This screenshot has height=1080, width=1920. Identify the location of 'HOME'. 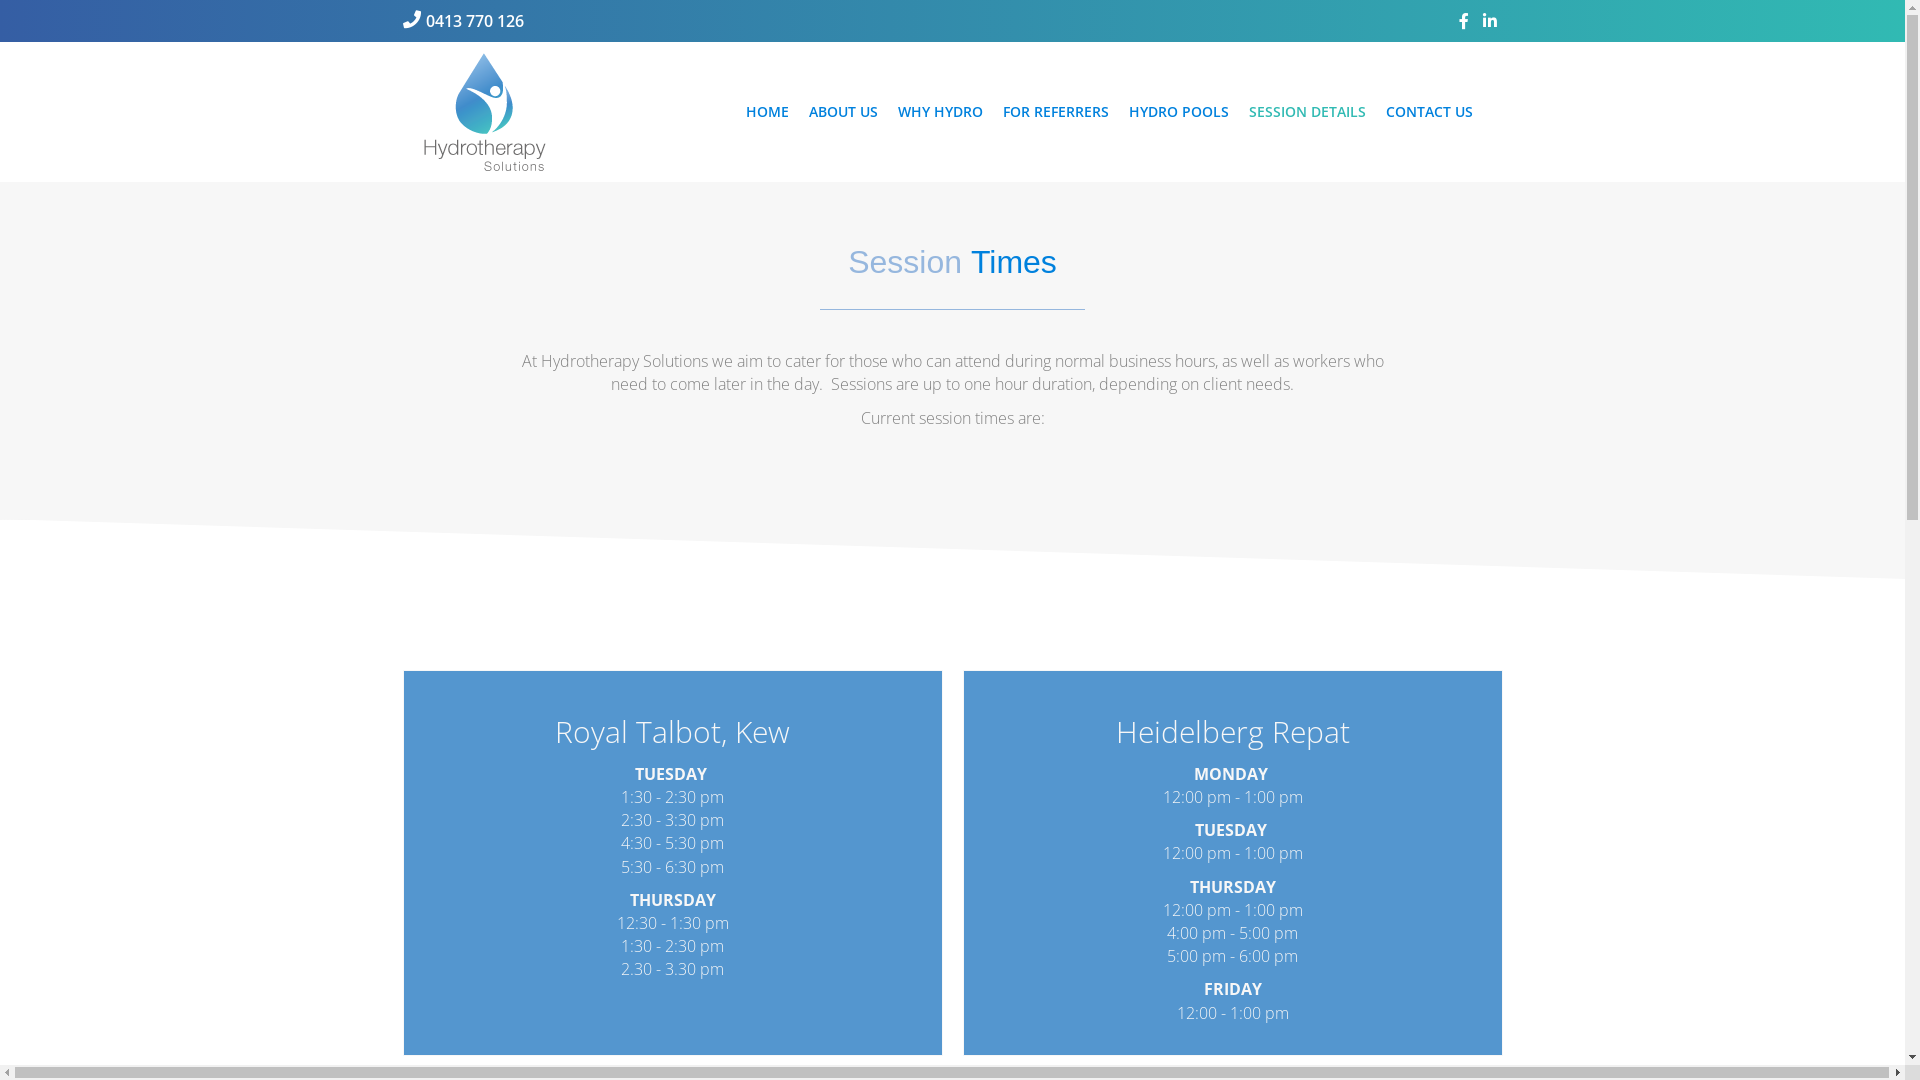
(766, 111).